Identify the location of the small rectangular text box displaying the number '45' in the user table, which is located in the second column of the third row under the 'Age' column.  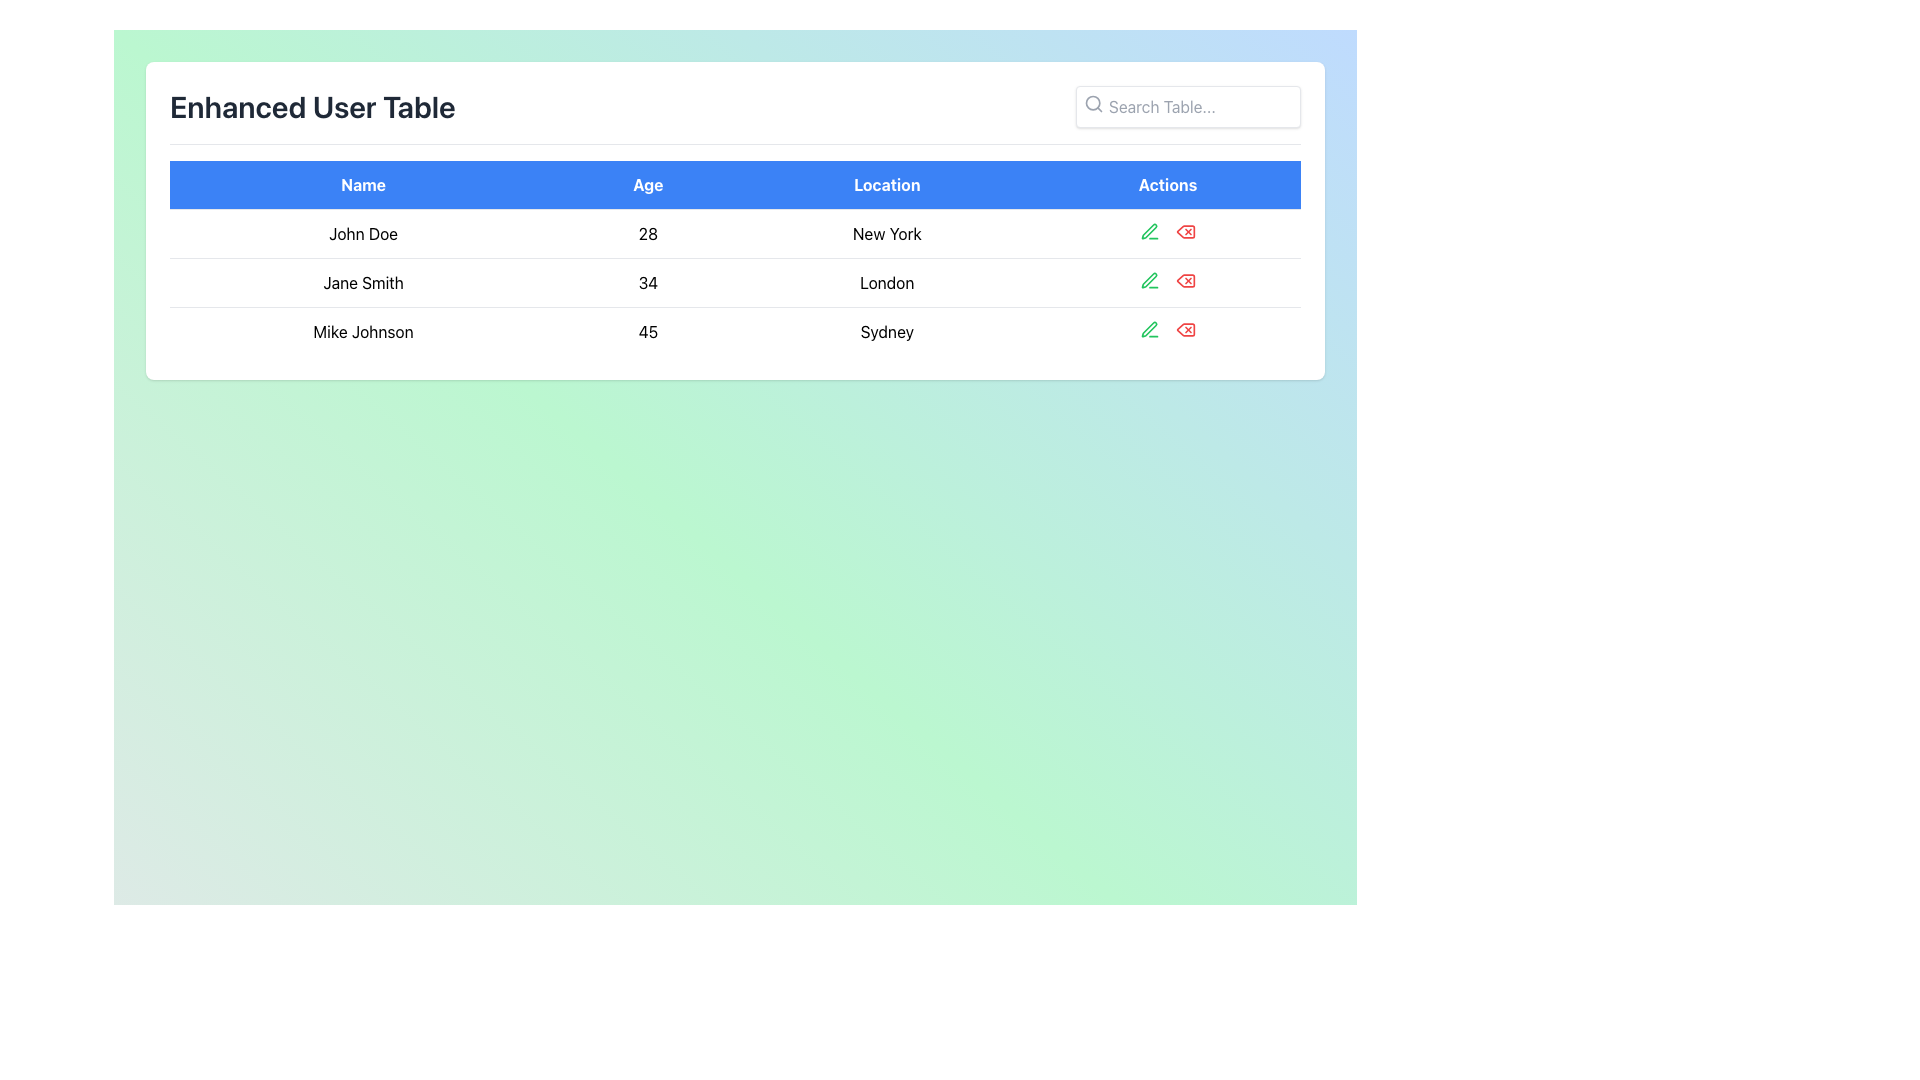
(648, 330).